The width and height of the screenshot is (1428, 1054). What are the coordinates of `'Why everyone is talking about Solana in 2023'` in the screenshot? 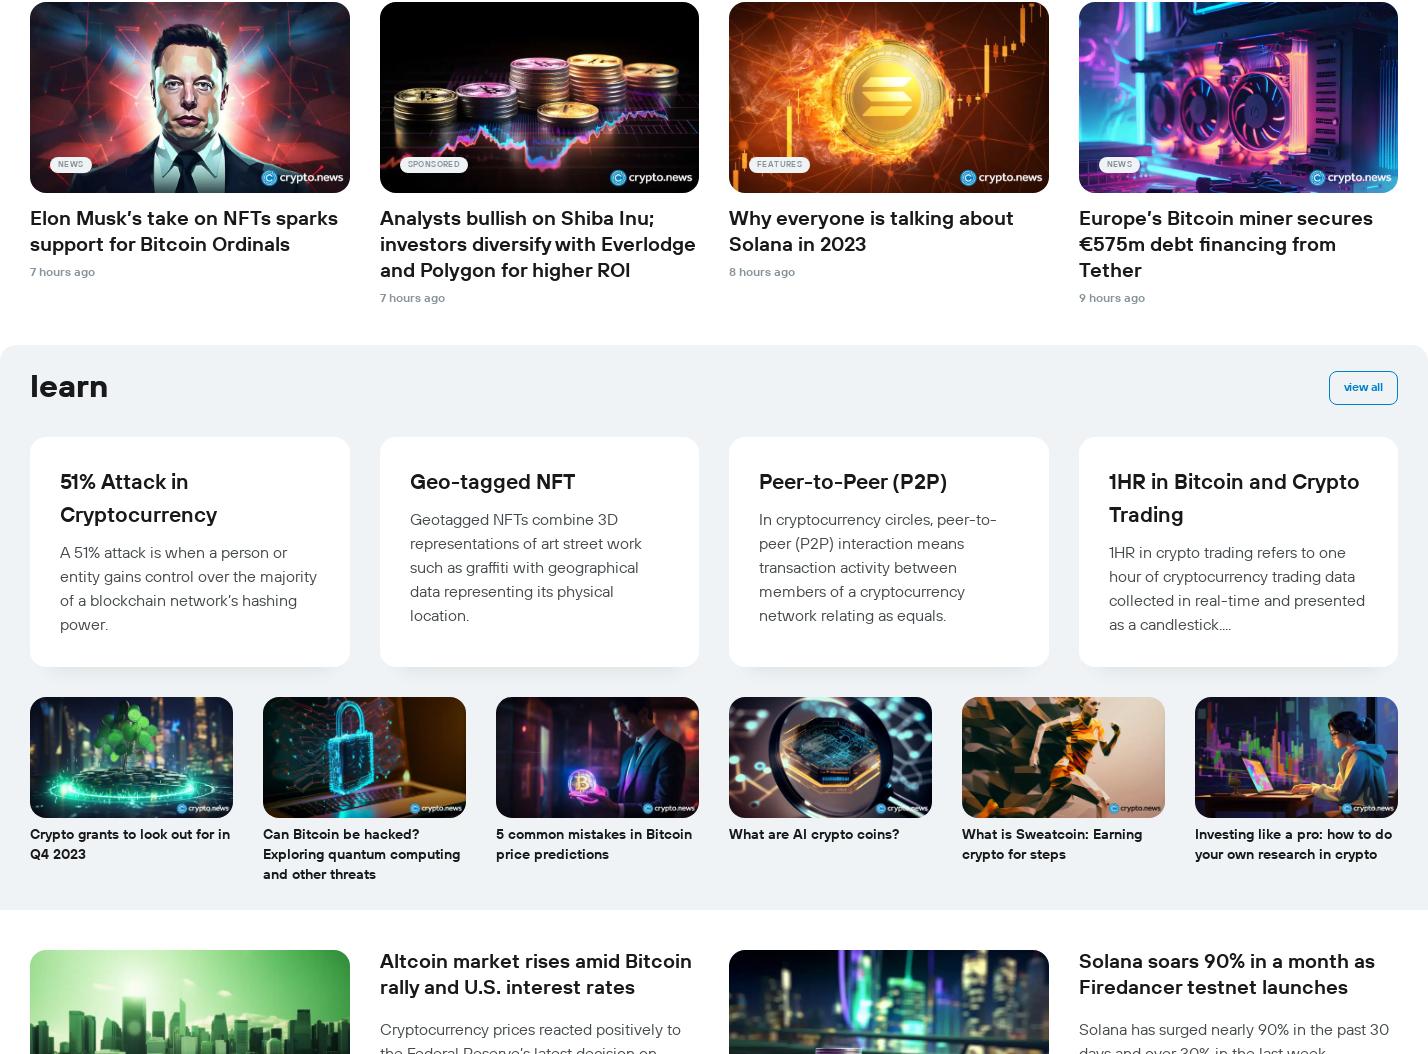 It's located at (871, 232).